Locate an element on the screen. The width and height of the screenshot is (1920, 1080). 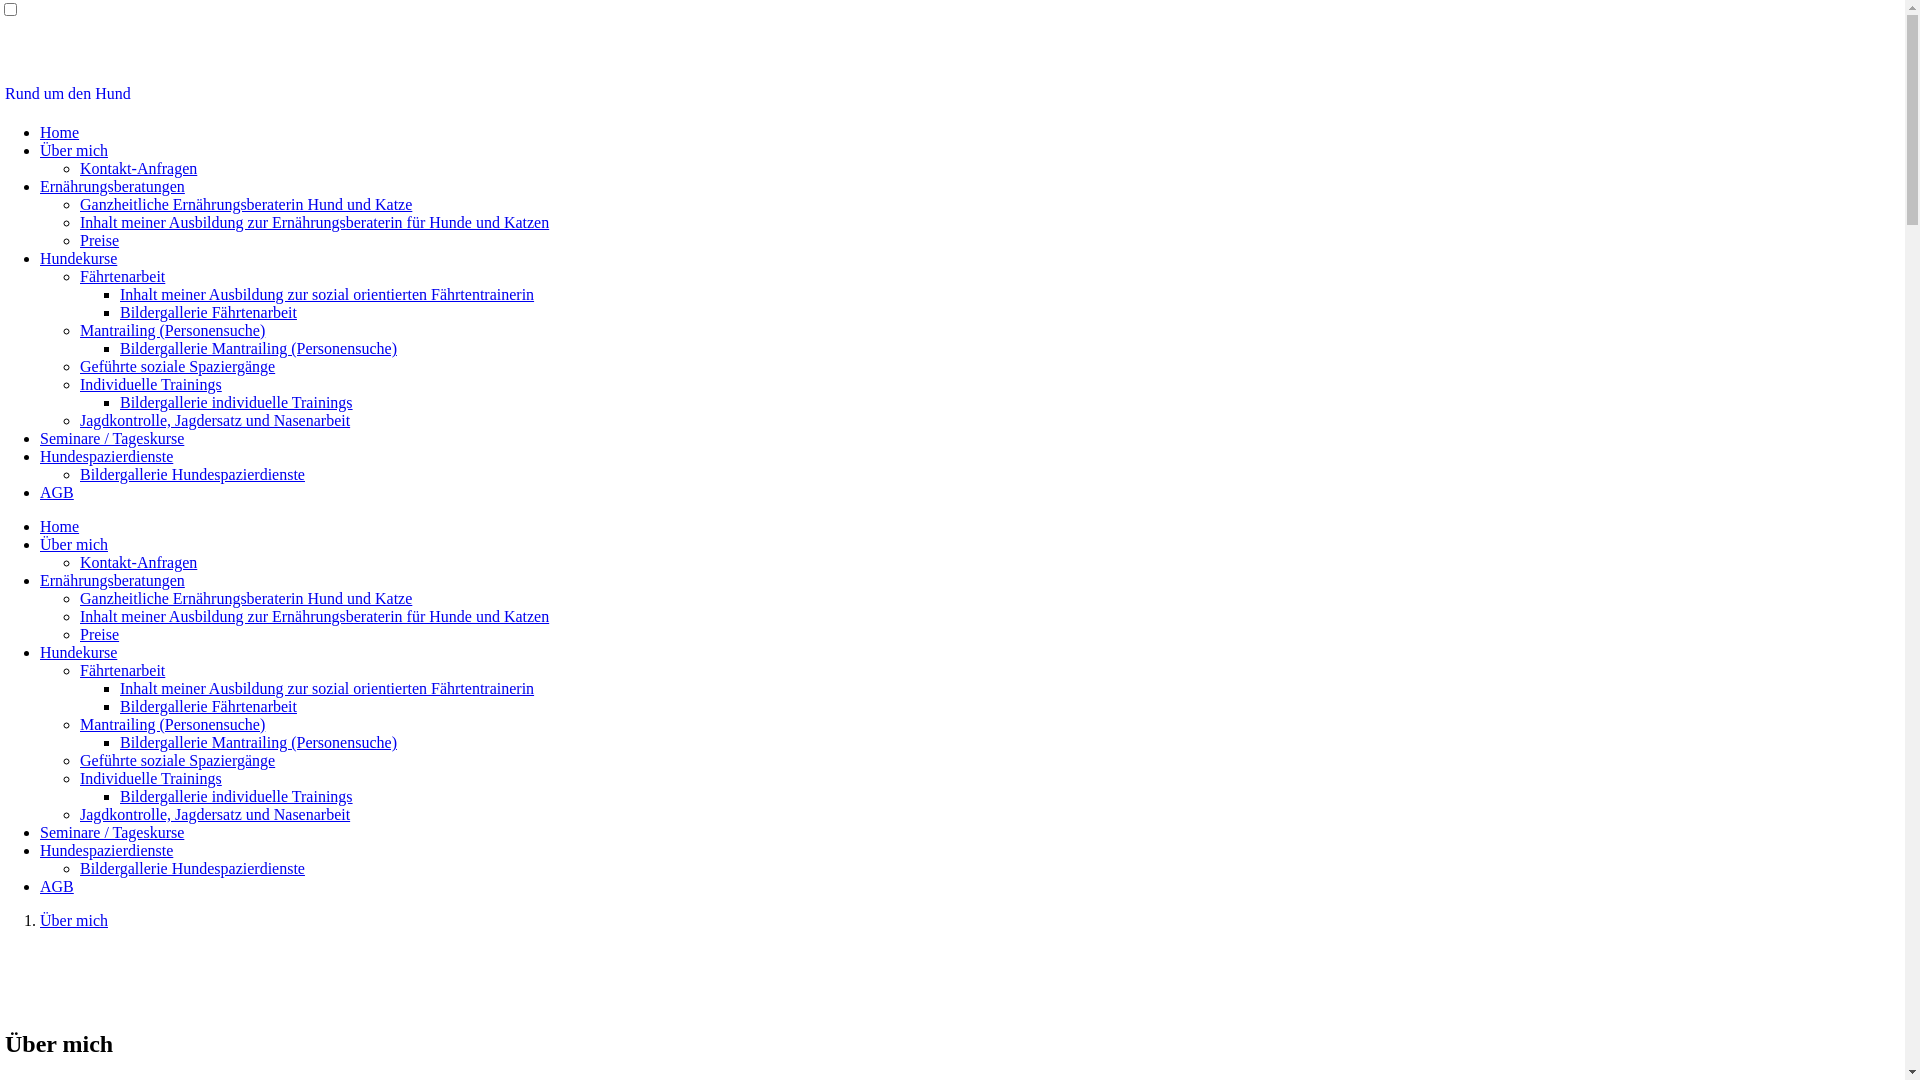
'Bildergallerie individuelle Trainings' is located at coordinates (236, 402).